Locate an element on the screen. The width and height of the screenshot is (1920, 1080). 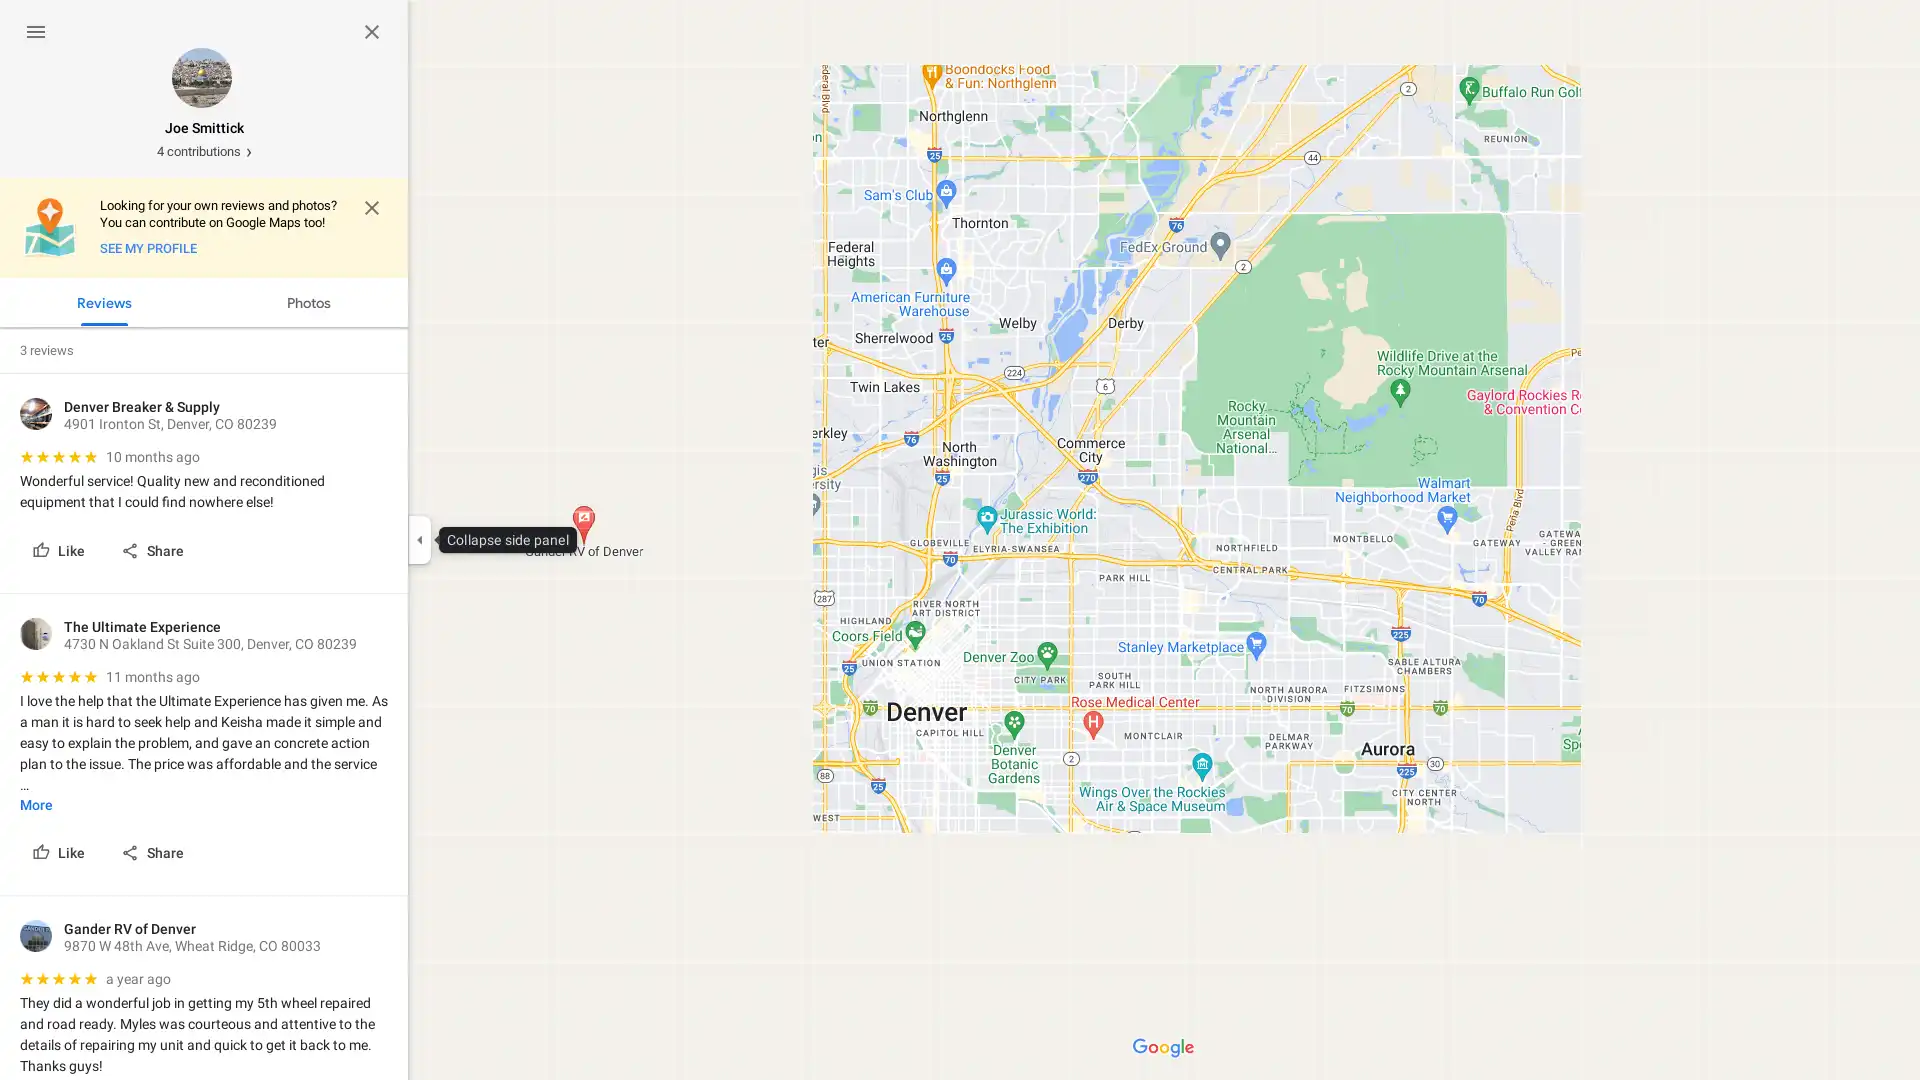
Collapse side panel is located at coordinates (418, 540).